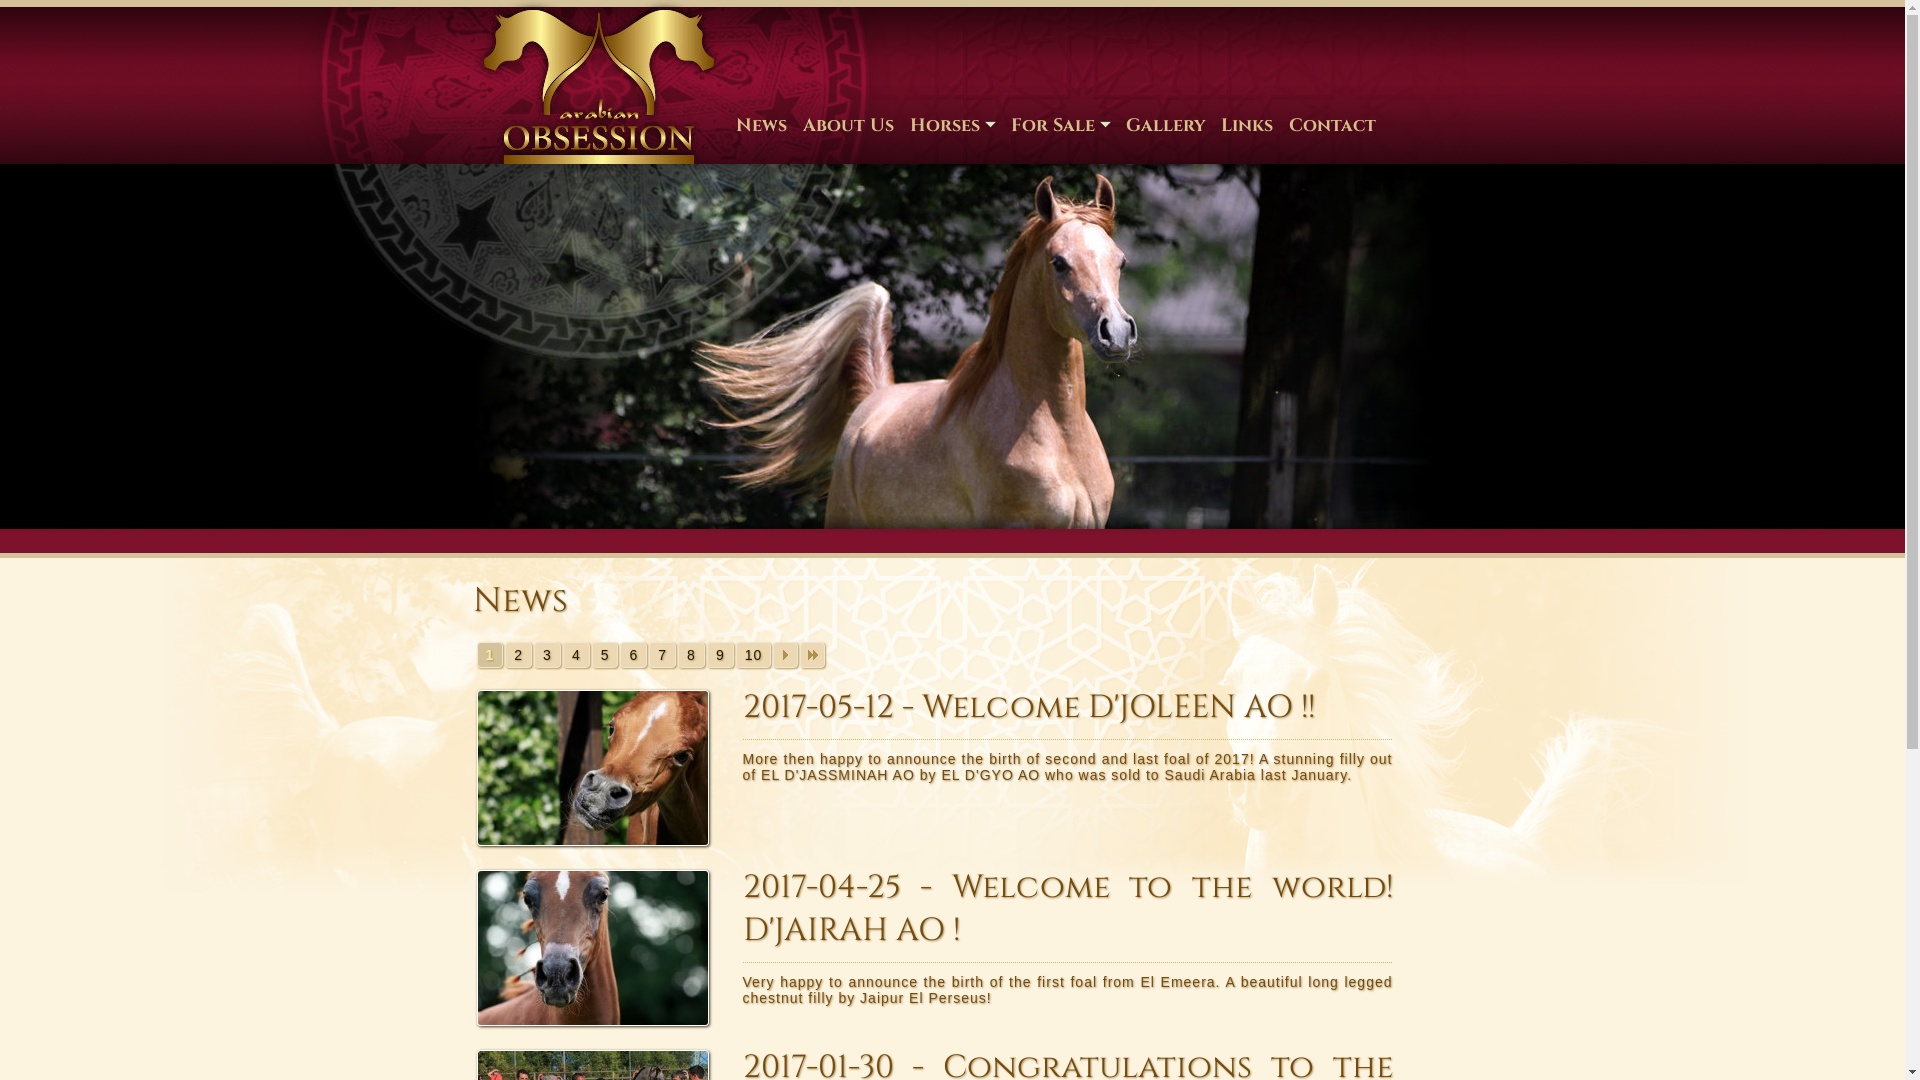  Describe the element at coordinates (847, 124) in the screenshot. I see `'About Us'` at that location.